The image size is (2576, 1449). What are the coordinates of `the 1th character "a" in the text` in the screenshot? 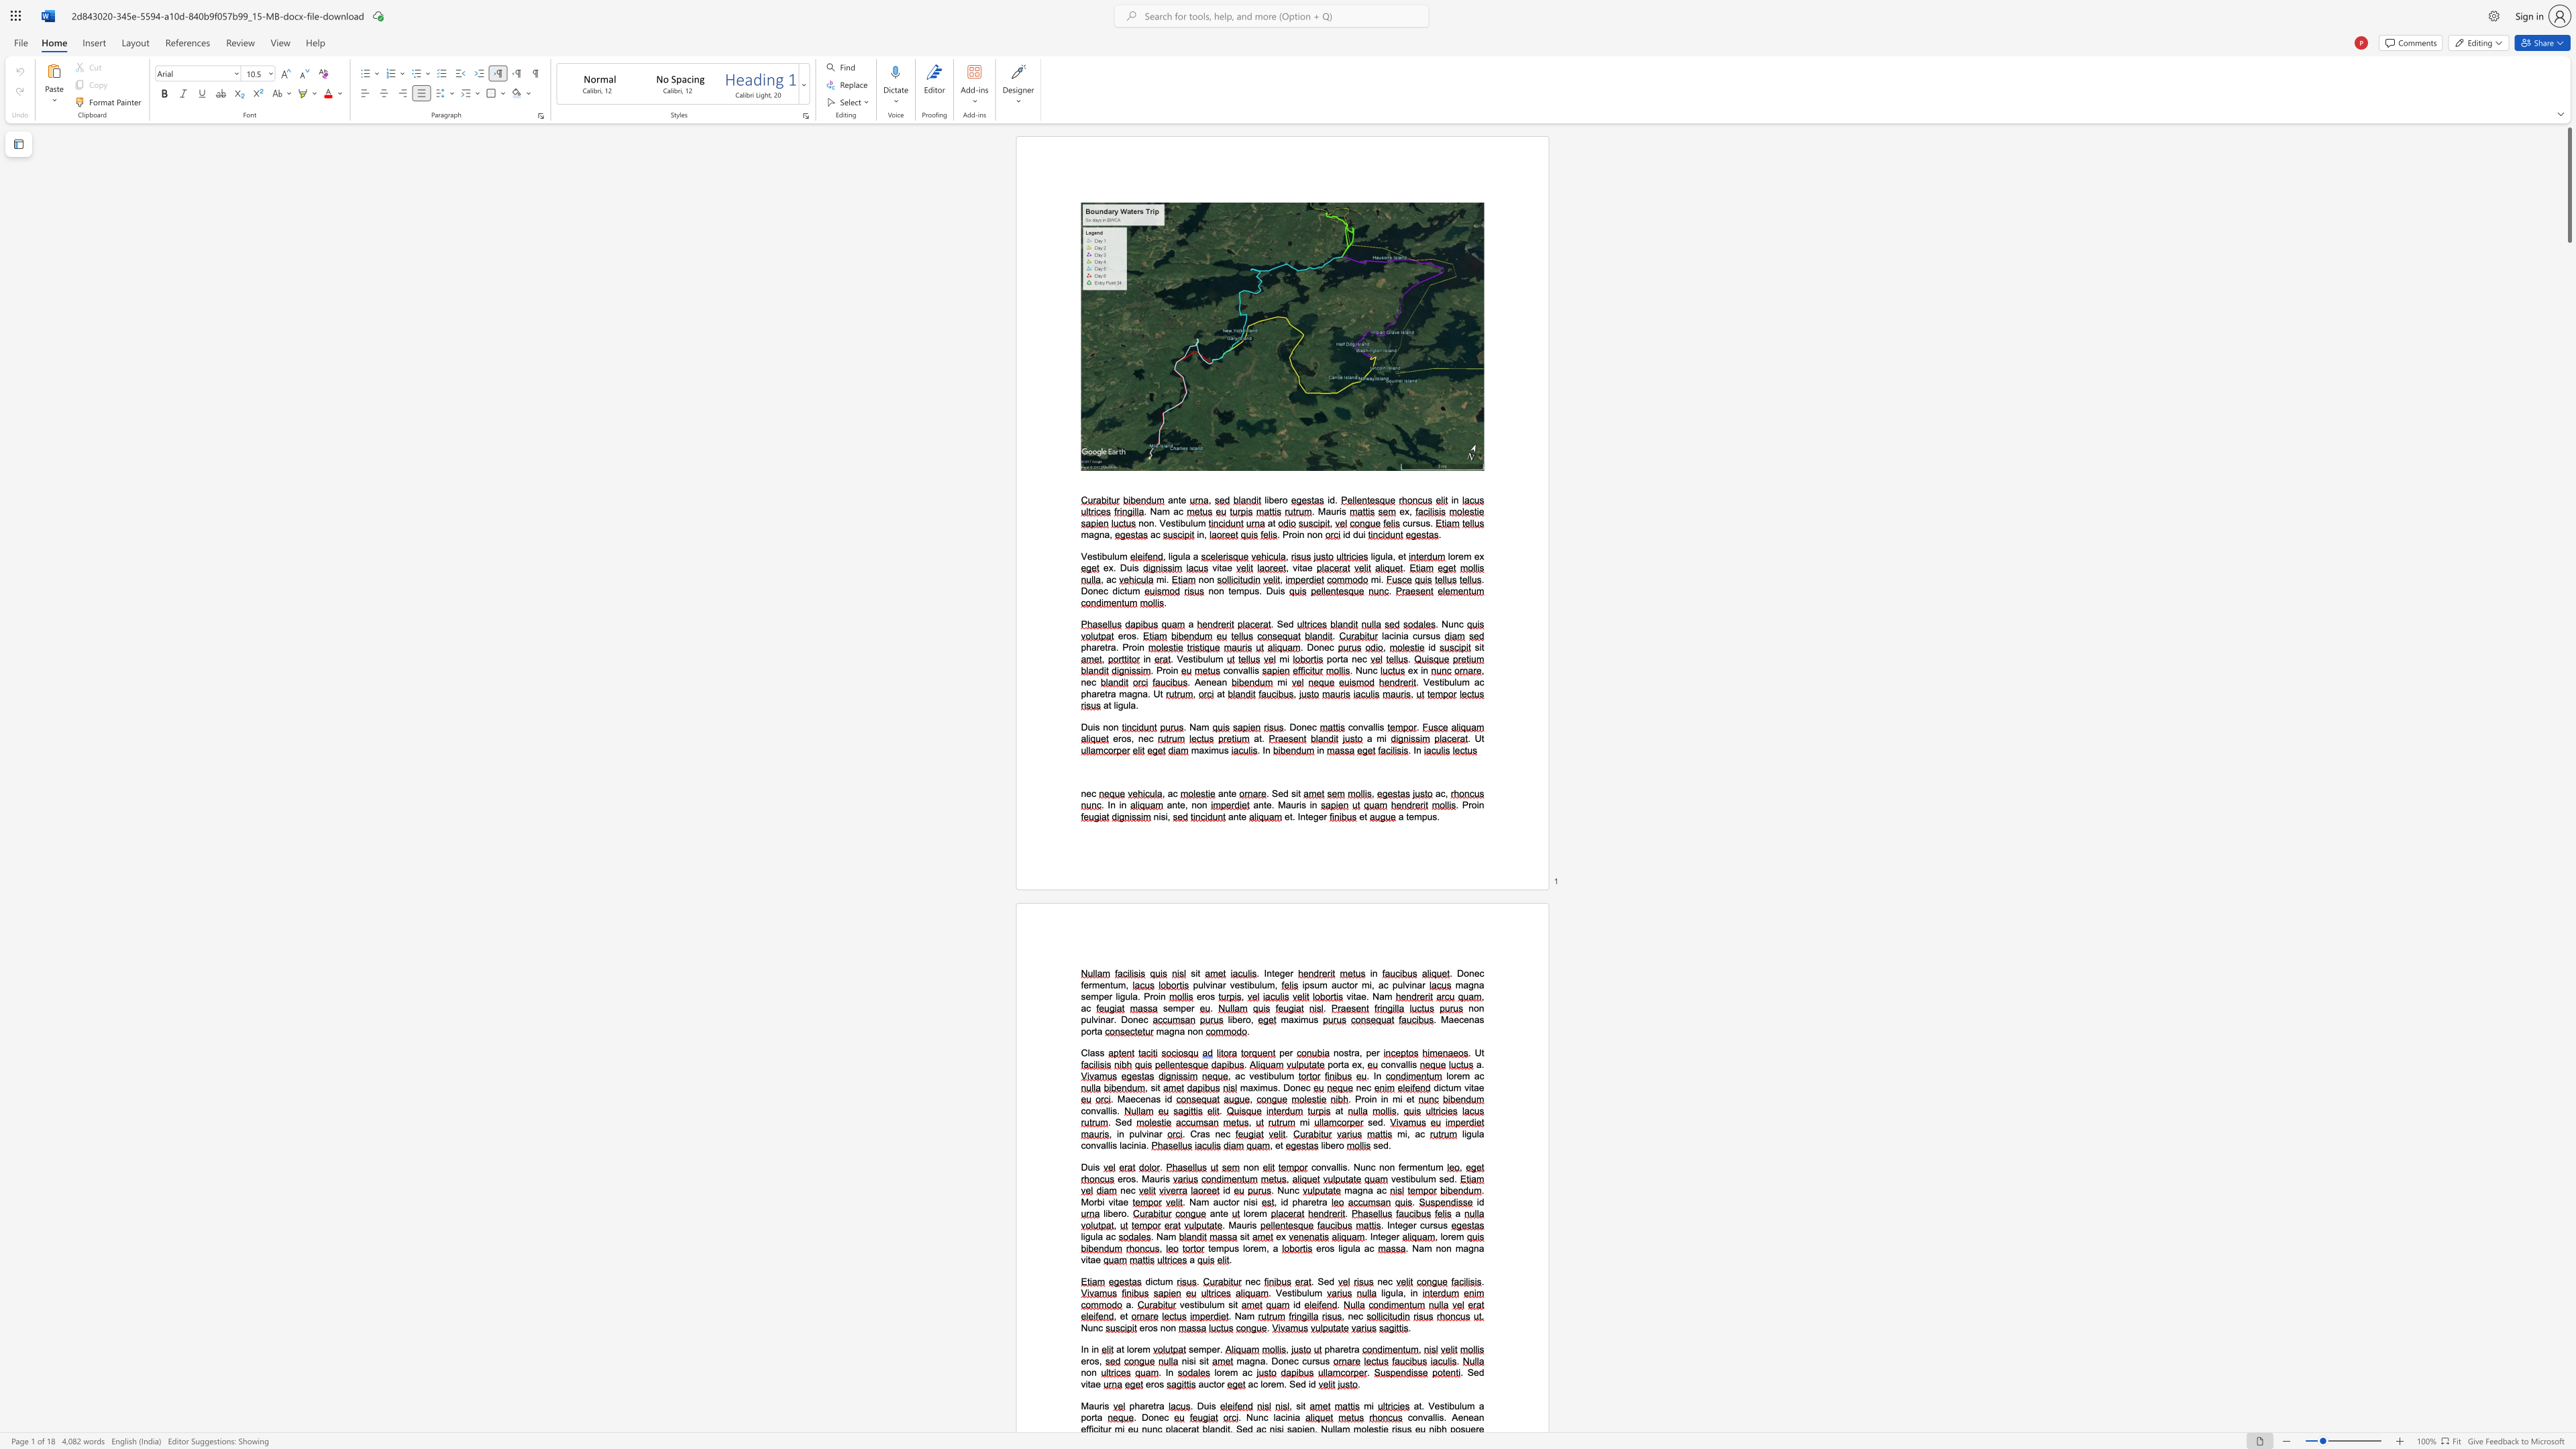 It's located at (1127, 1099).